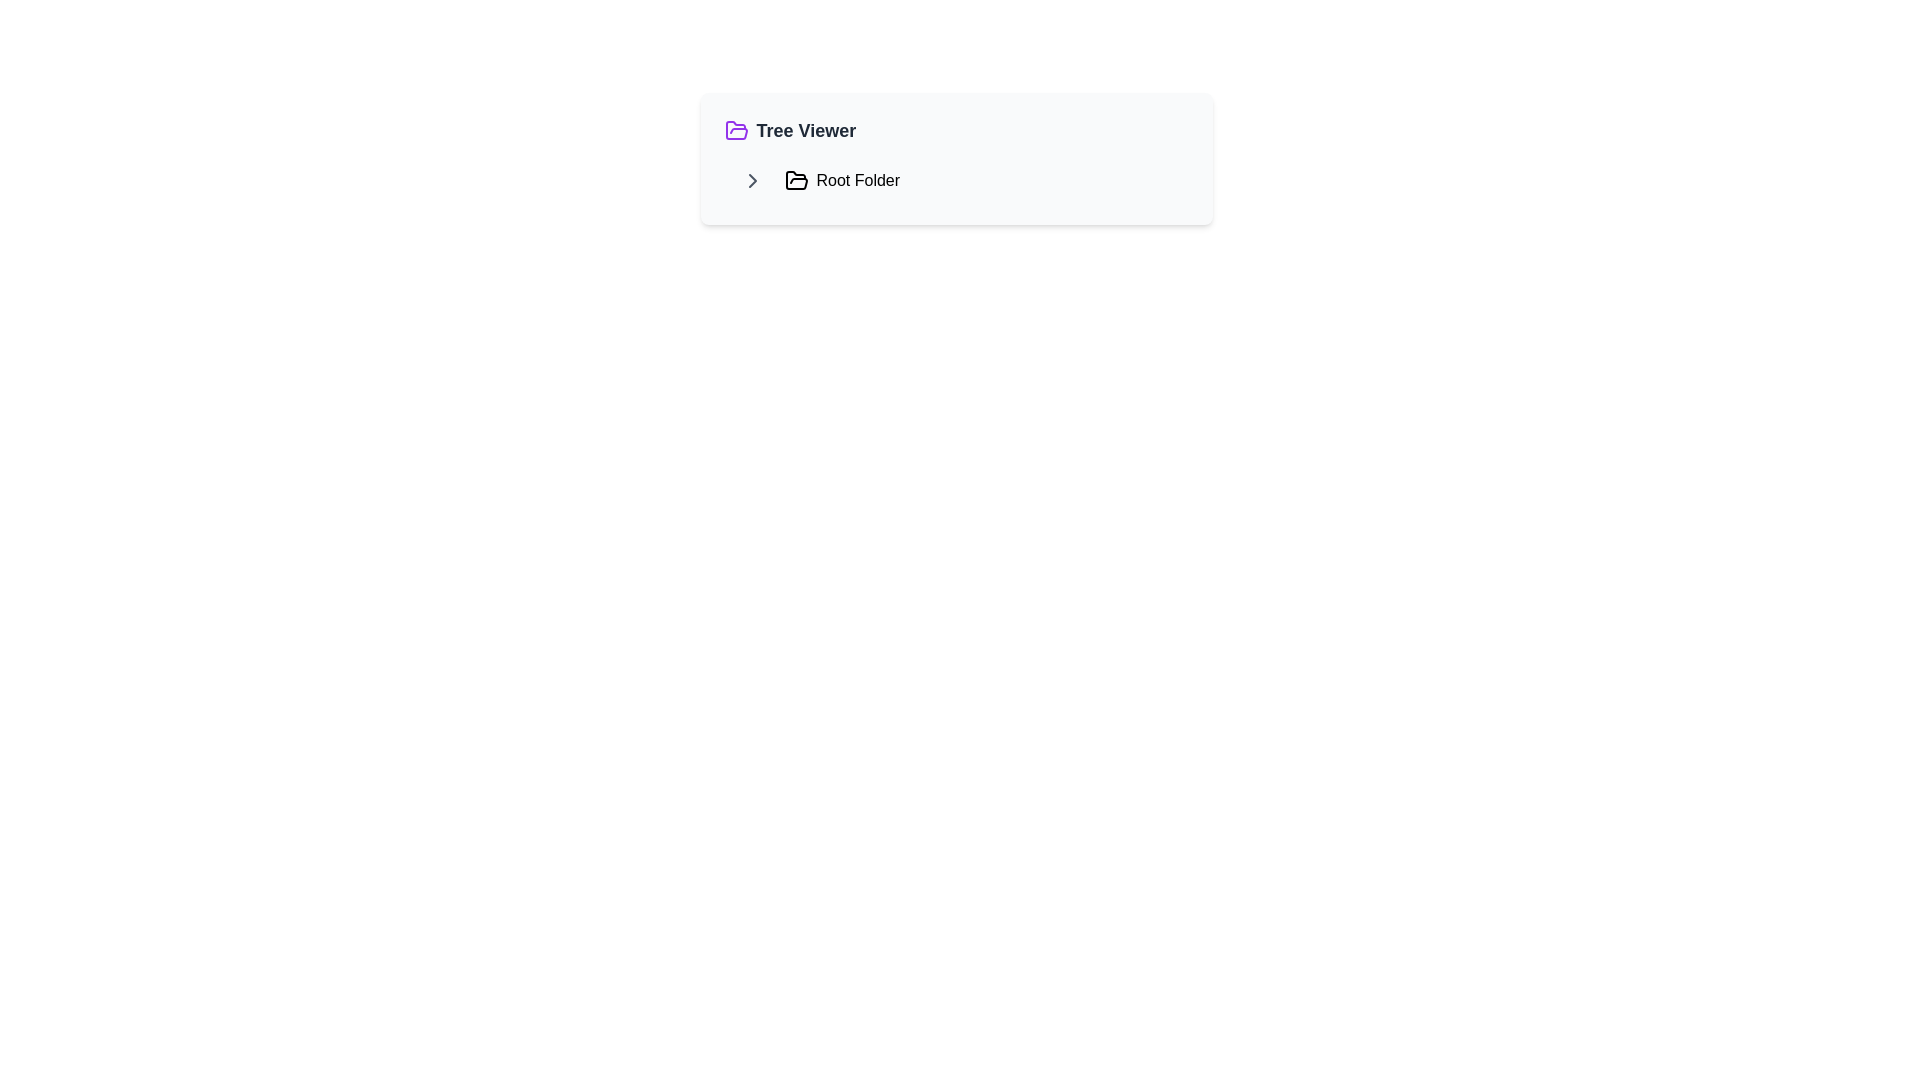 Image resolution: width=1920 pixels, height=1080 pixels. What do you see at coordinates (795, 181) in the screenshot?
I see `the folder icon representing the contents of the 'Root Folder' in the 'Tree Viewer' interface` at bounding box center [795, 181].